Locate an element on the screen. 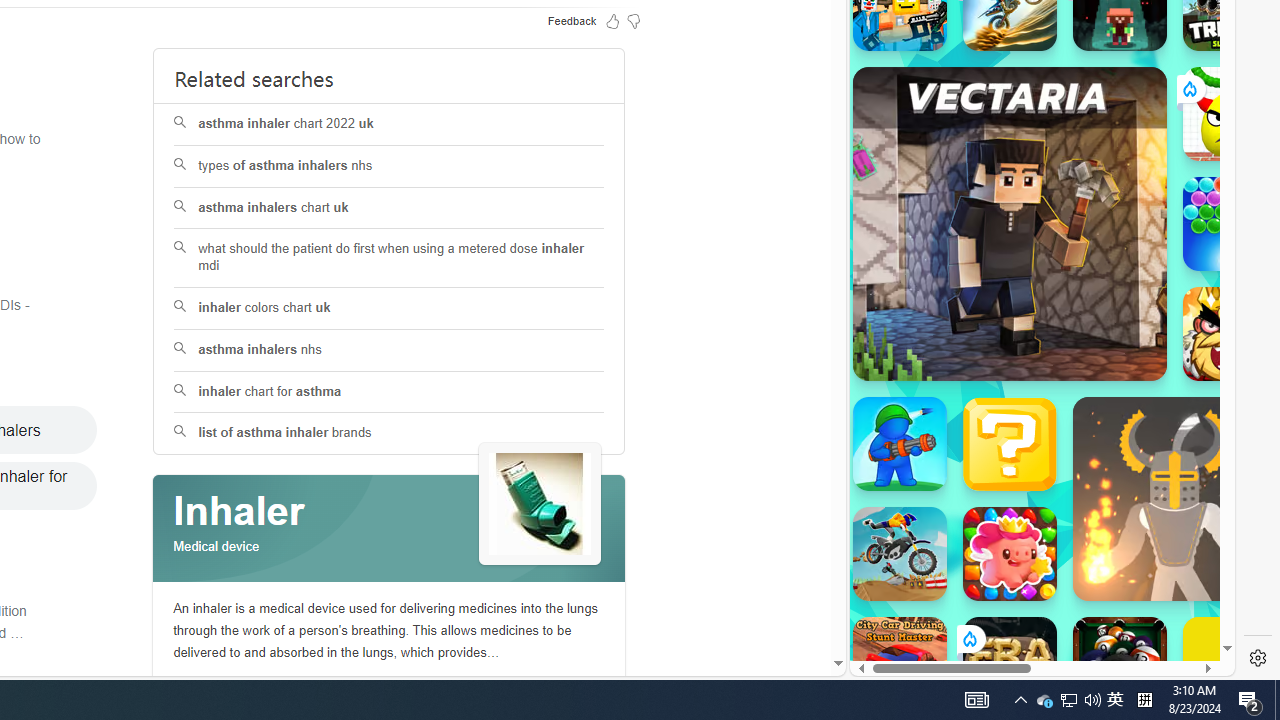 This screenshot has height=720, width=1280. '8 Ball Pool With Buddies' is located at coordinates (1120, 664).